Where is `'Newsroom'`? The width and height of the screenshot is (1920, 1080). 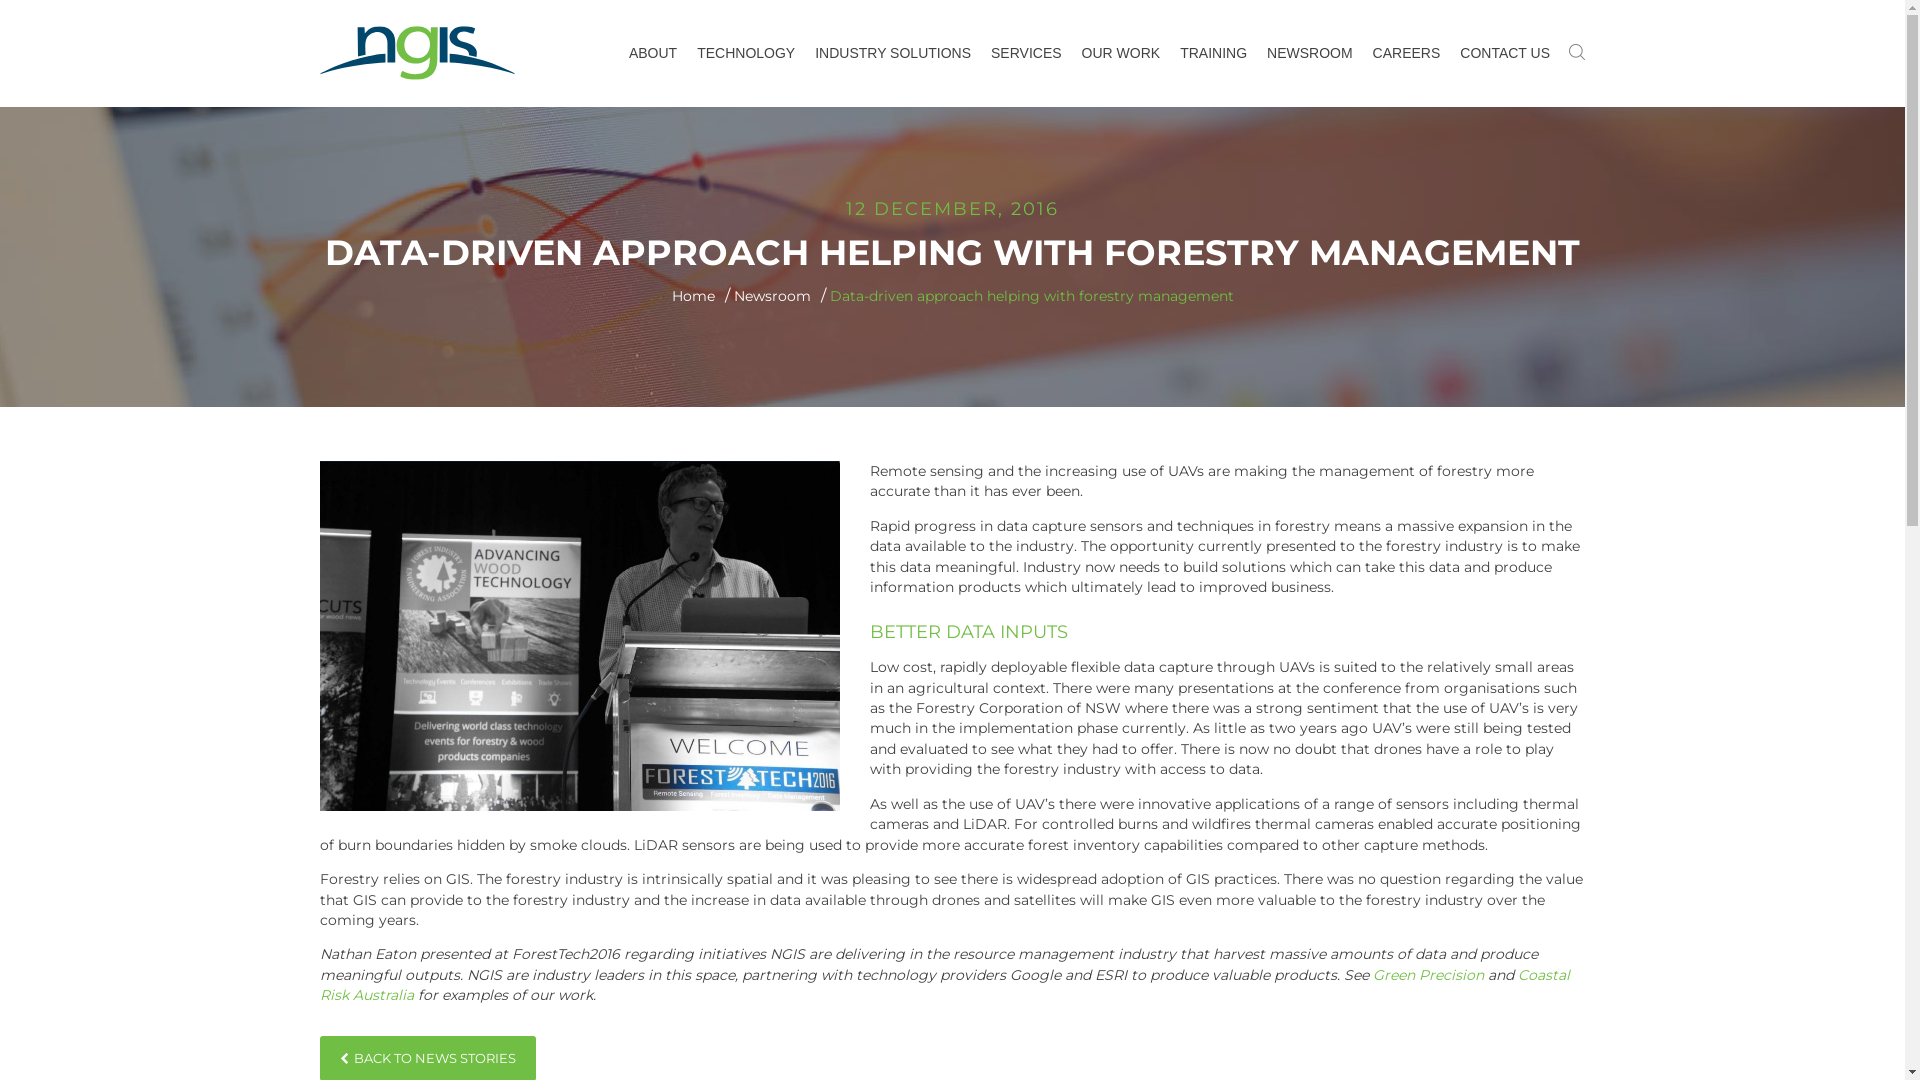
'Newsroom' is located at coordinates (771, 296).